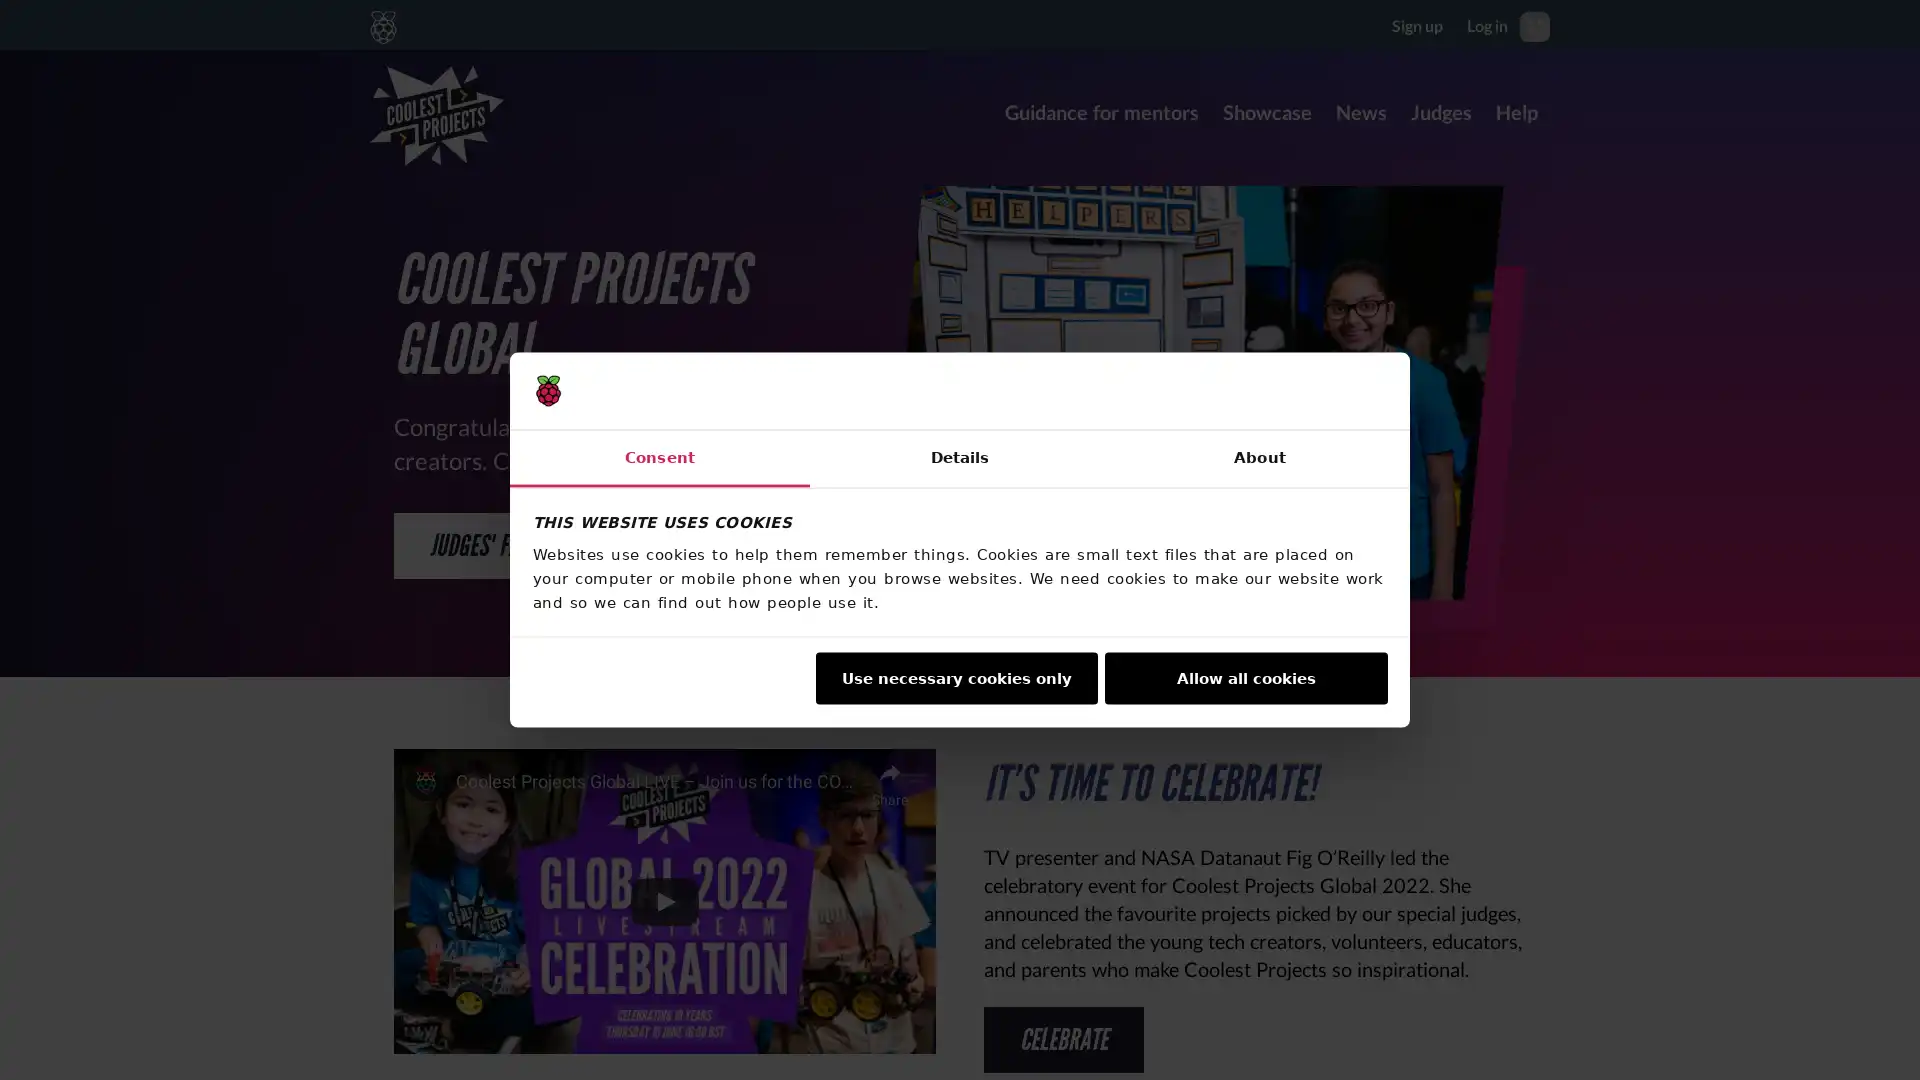 The image size is (1920, 1080). What do you see at coordinates (1416, 24) in the screenshot?
I see `Sign up` at bounding box center [1416, 24].